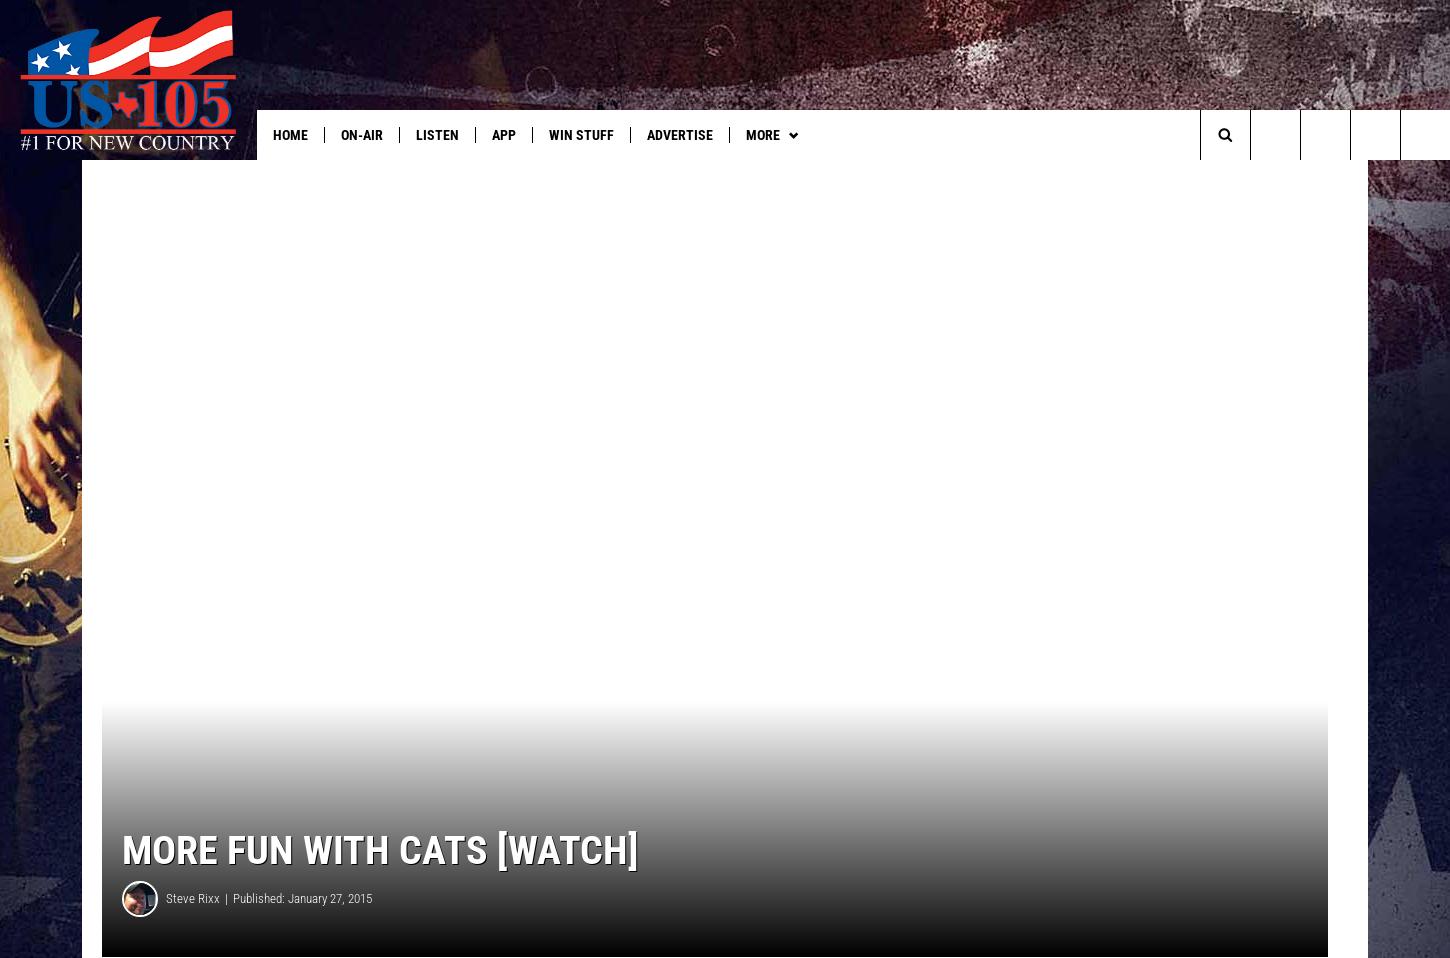  Describe the element at coordinates (547, 134) in the screenshot. I see `'Win Stuff'` at that location.